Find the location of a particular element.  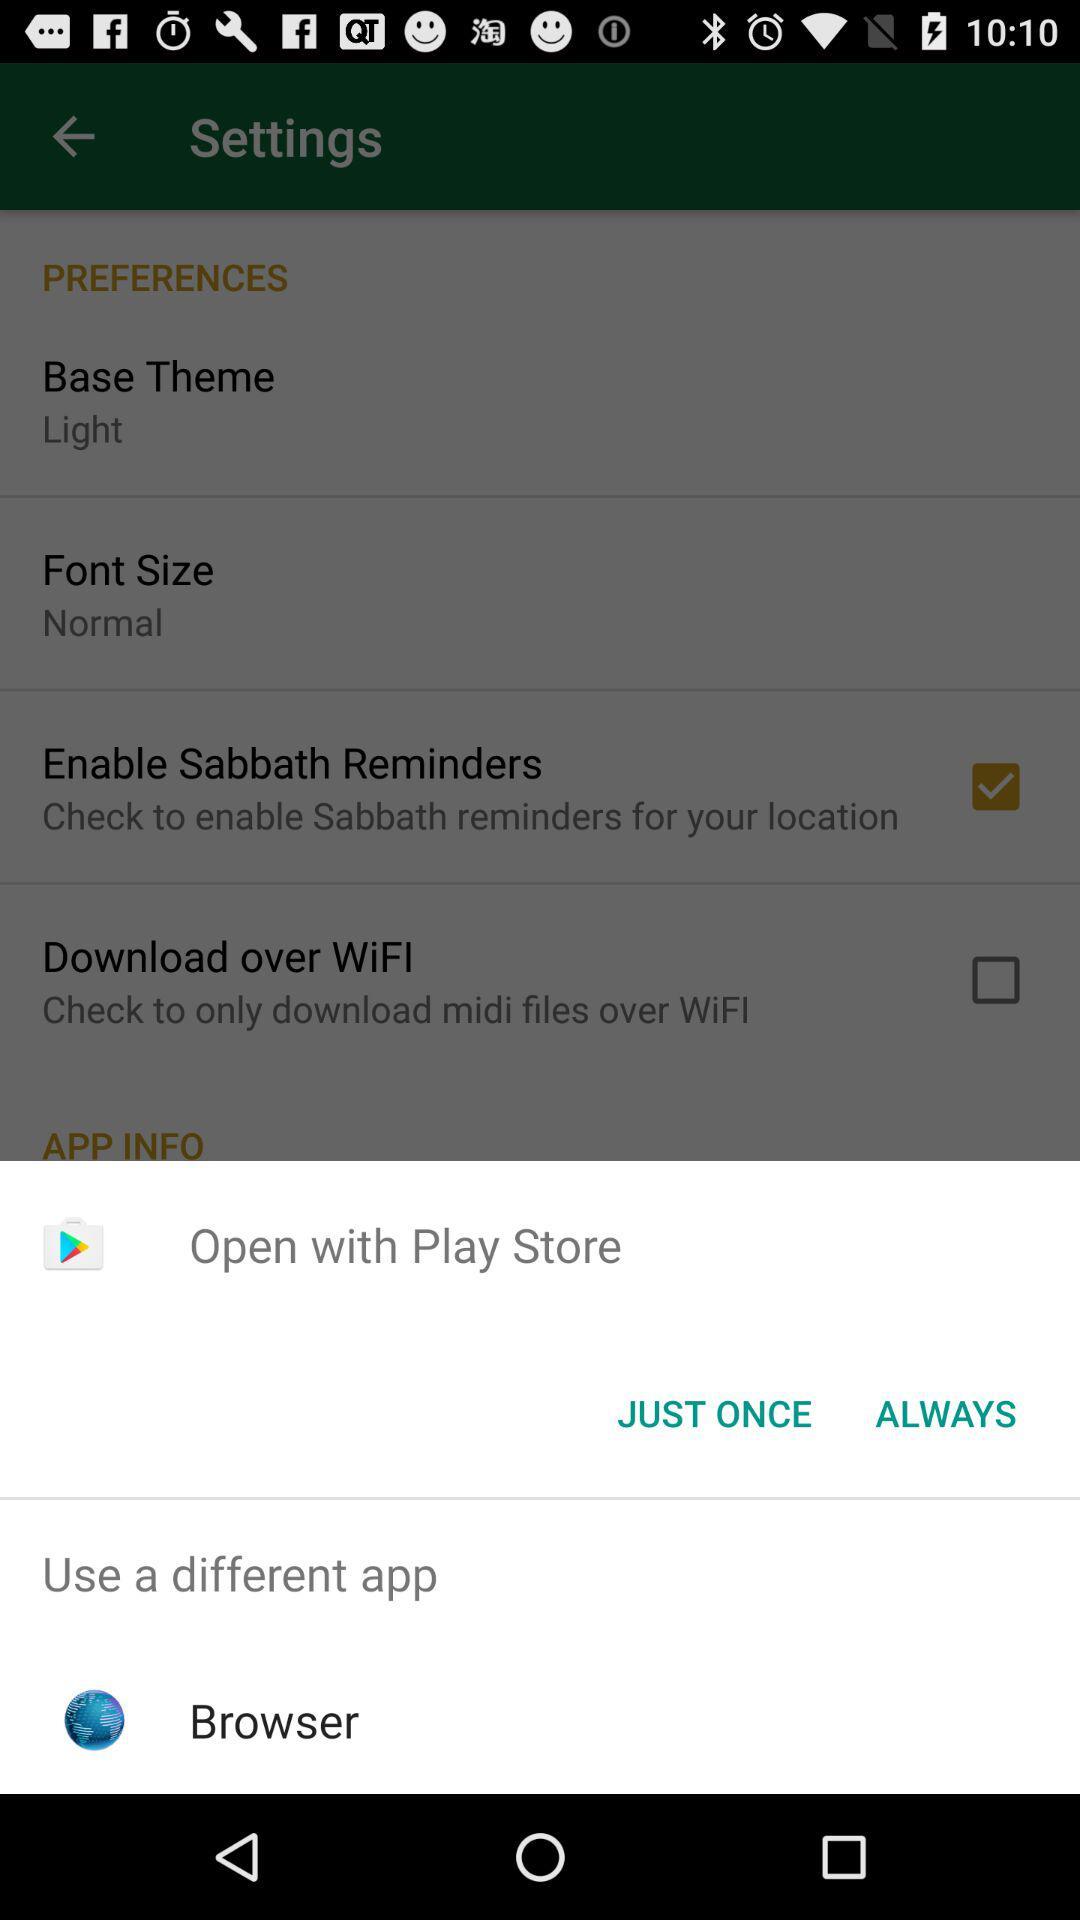

the button at the bottom right corner is located at coordinates (945, 1411).